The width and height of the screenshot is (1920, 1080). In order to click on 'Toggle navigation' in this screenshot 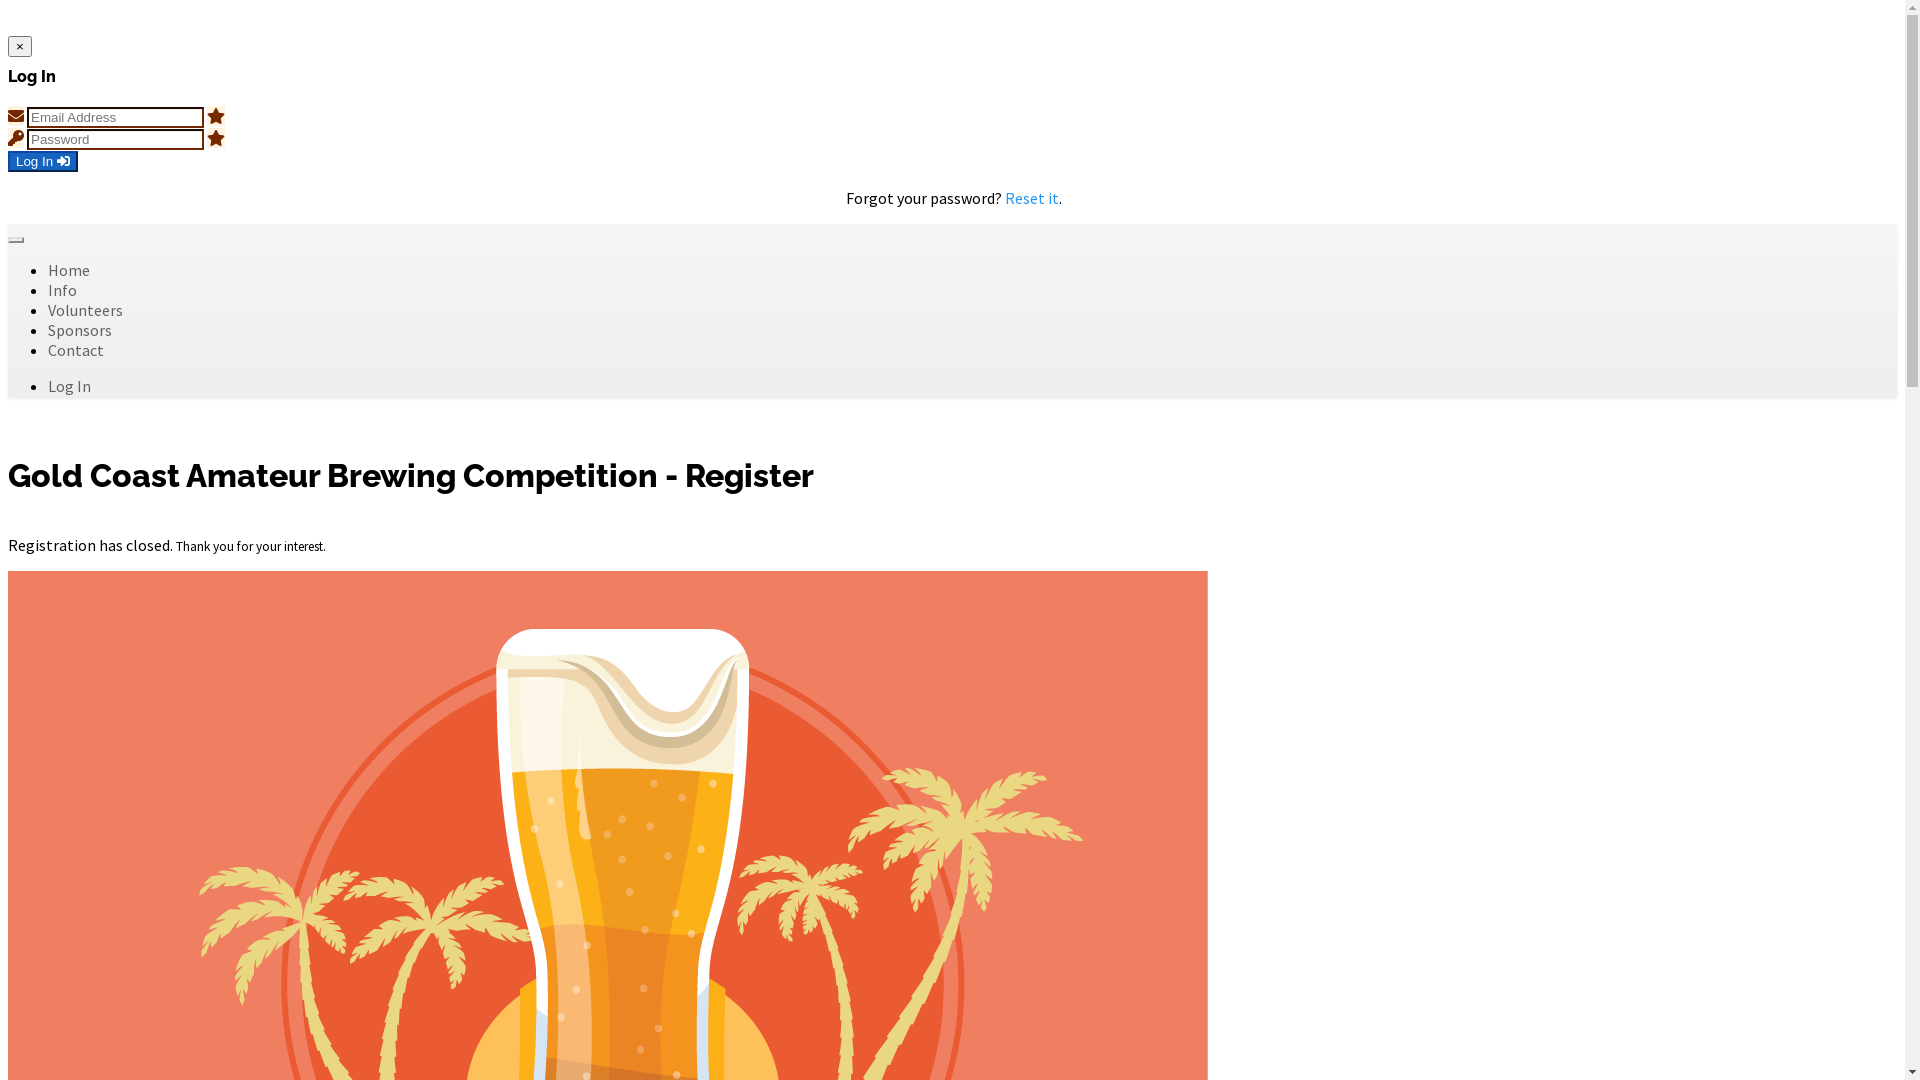, I will do `click(15, 238)`.